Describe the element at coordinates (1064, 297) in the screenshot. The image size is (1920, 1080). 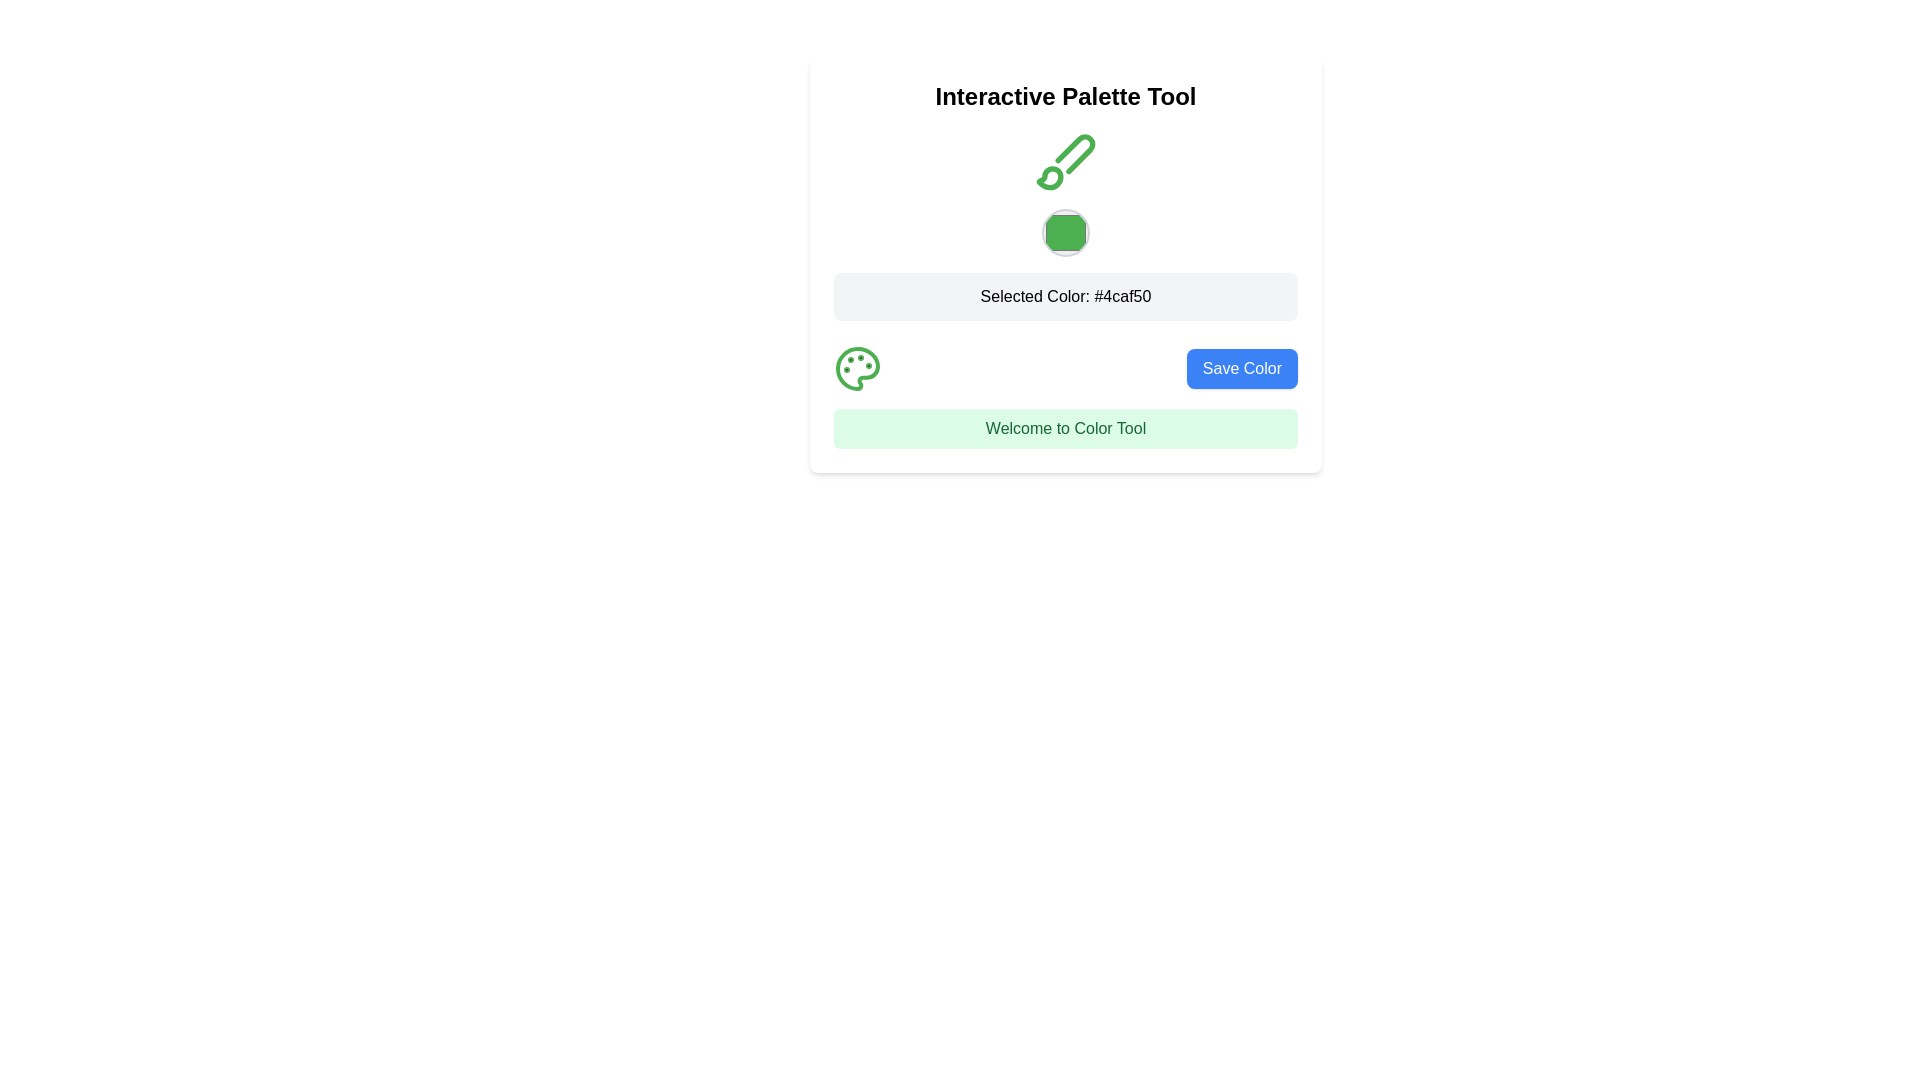
I see `the Text Display that indicates the currently selected color in hexadecimal notation, located centrally below the green circular color selector` at that location.